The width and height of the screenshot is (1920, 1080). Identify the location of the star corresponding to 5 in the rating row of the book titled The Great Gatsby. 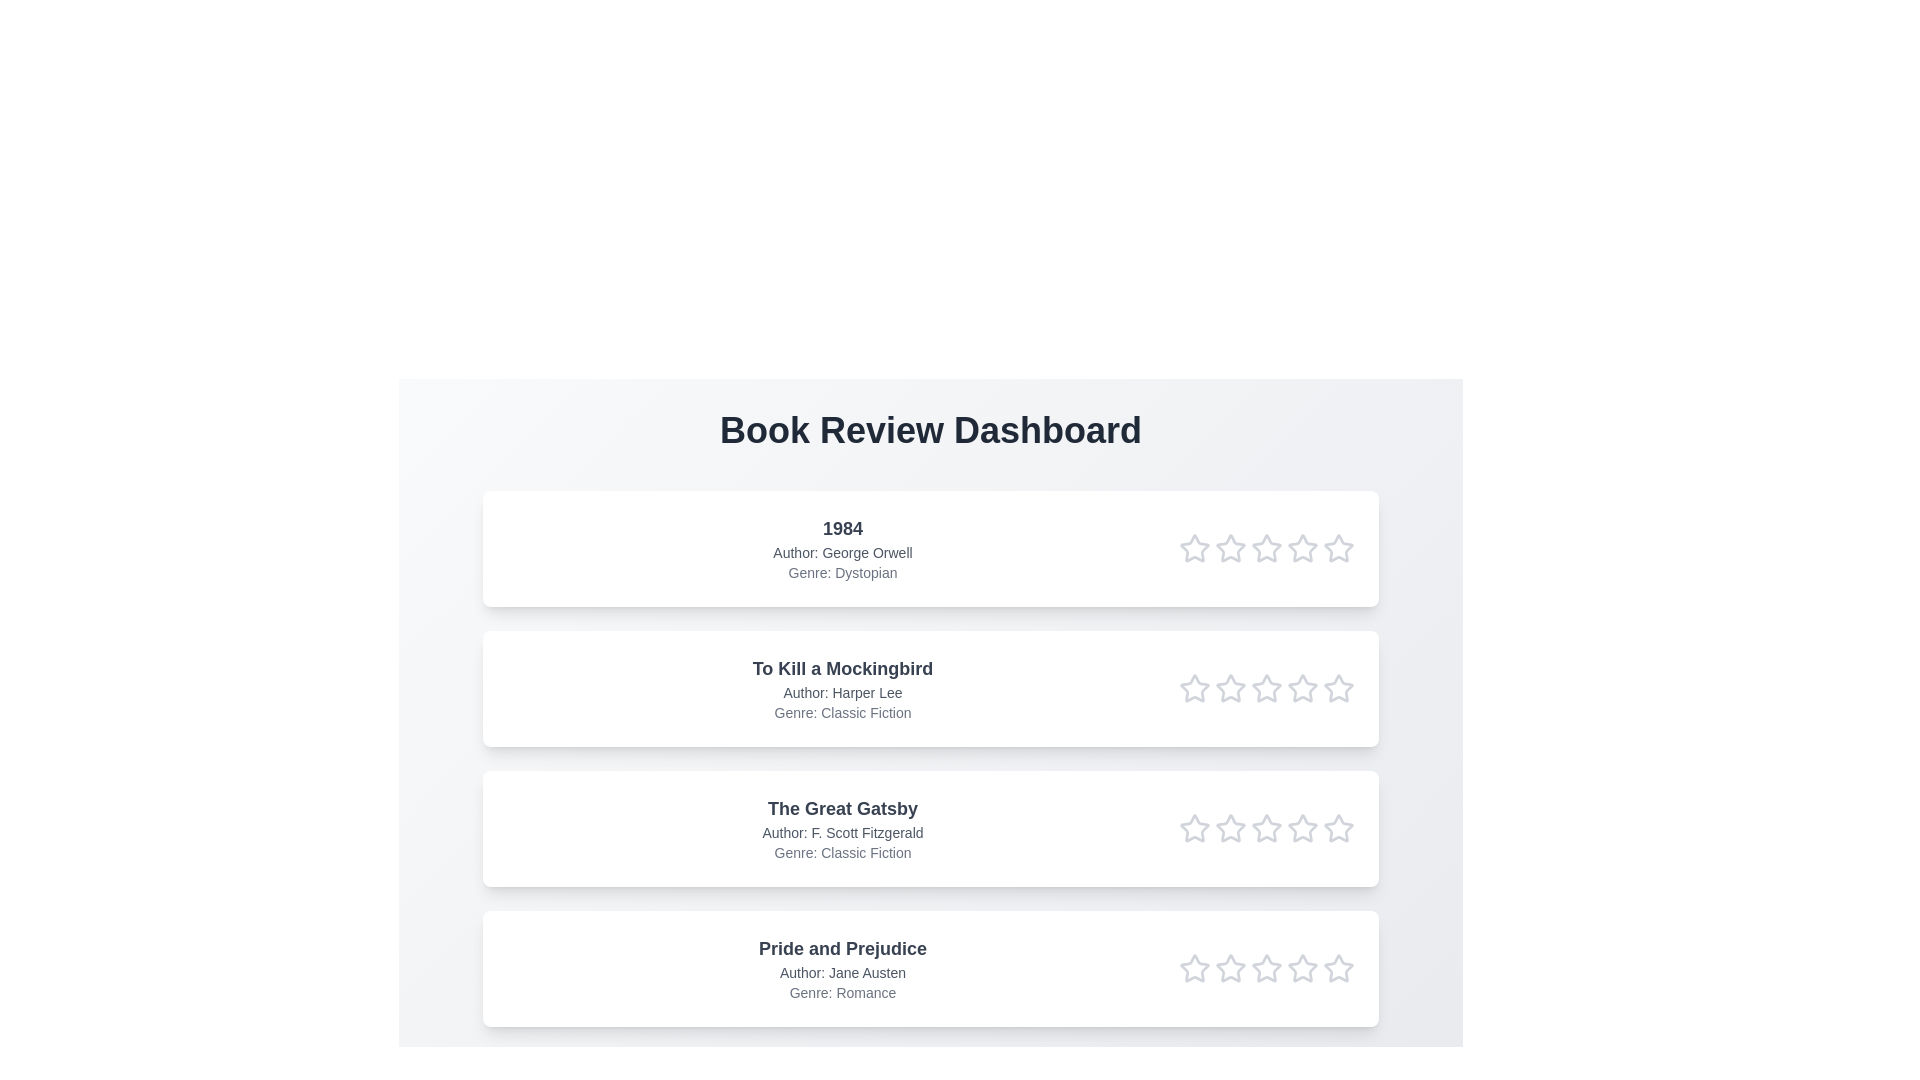
(1339, 829).